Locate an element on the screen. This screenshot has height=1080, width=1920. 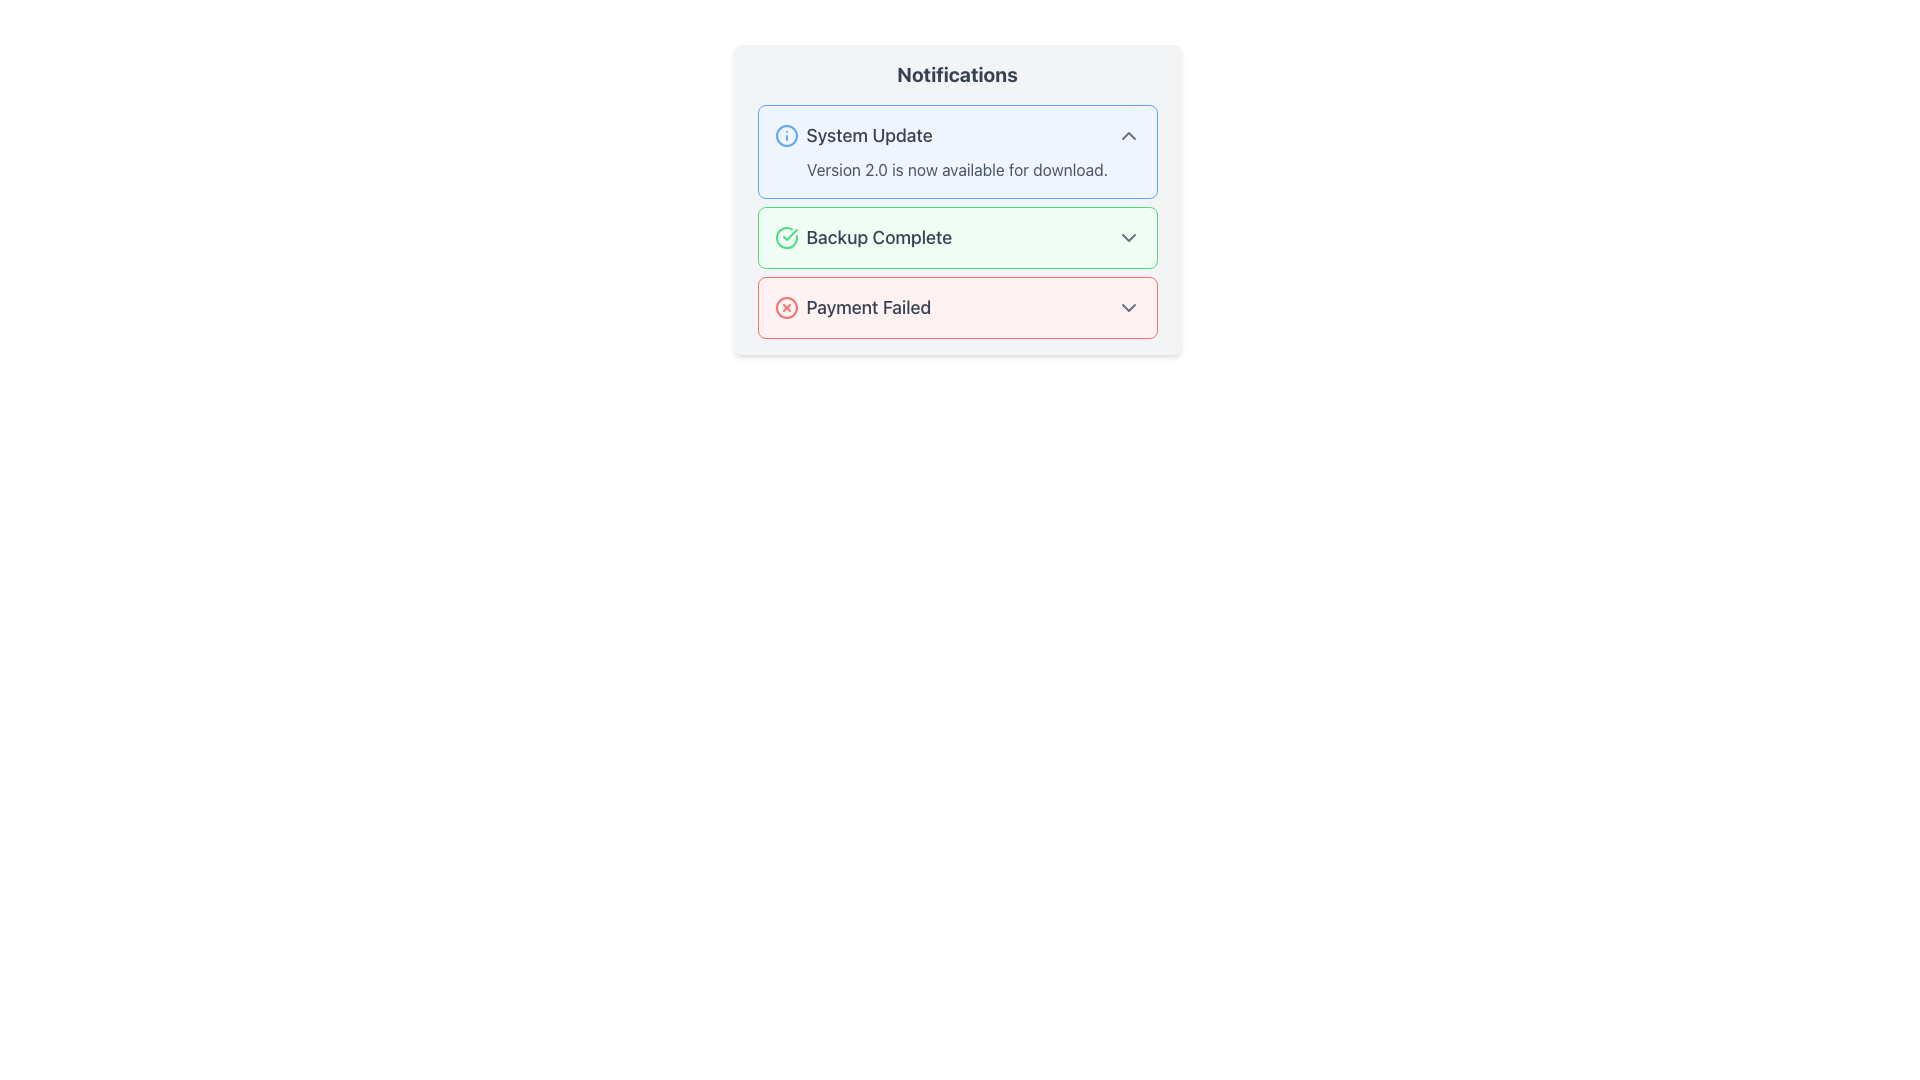
the chevron button located on the right side of the 'System Update' notification box is located at coordinates (1128, 135).